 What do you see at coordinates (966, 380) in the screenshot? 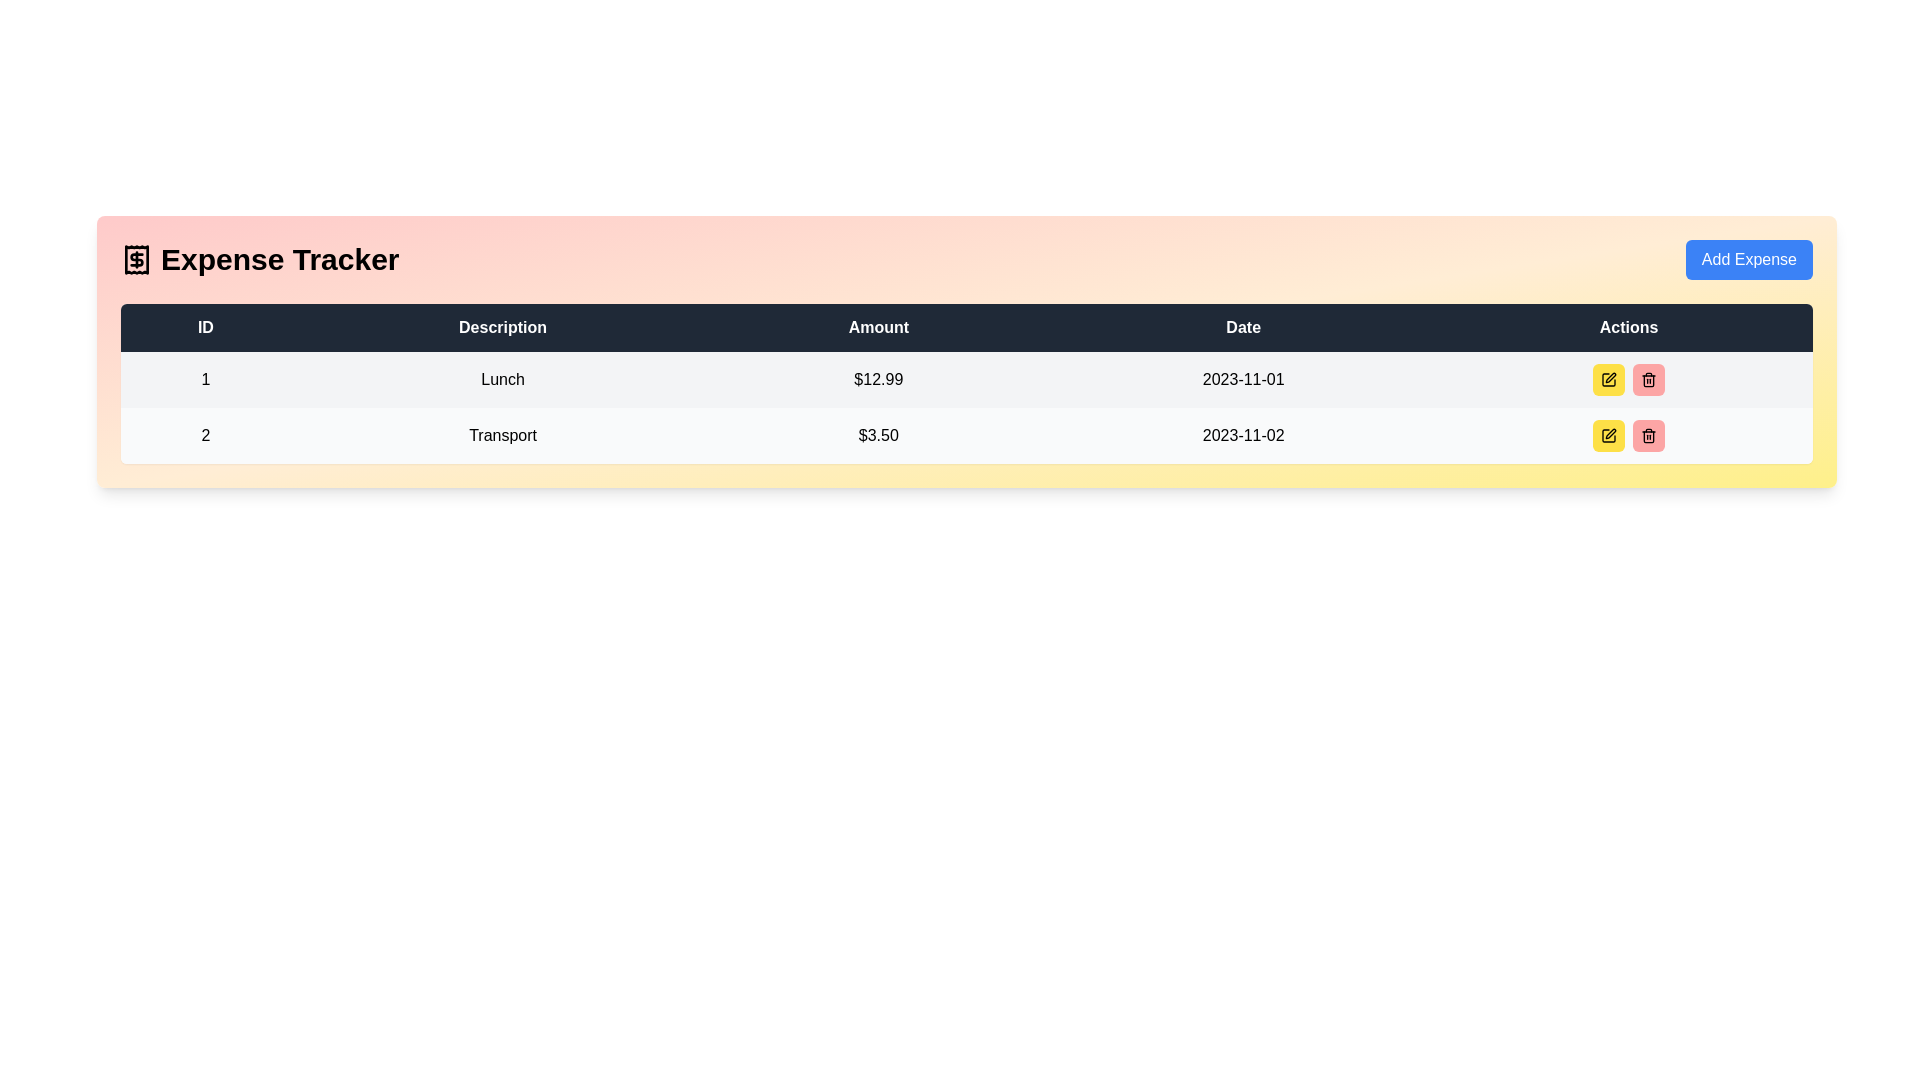
I see `the linked parts of the first row of the expense entry table, which displays details such as ID, description, amount spent, and date` at bounding box center [966, 380].